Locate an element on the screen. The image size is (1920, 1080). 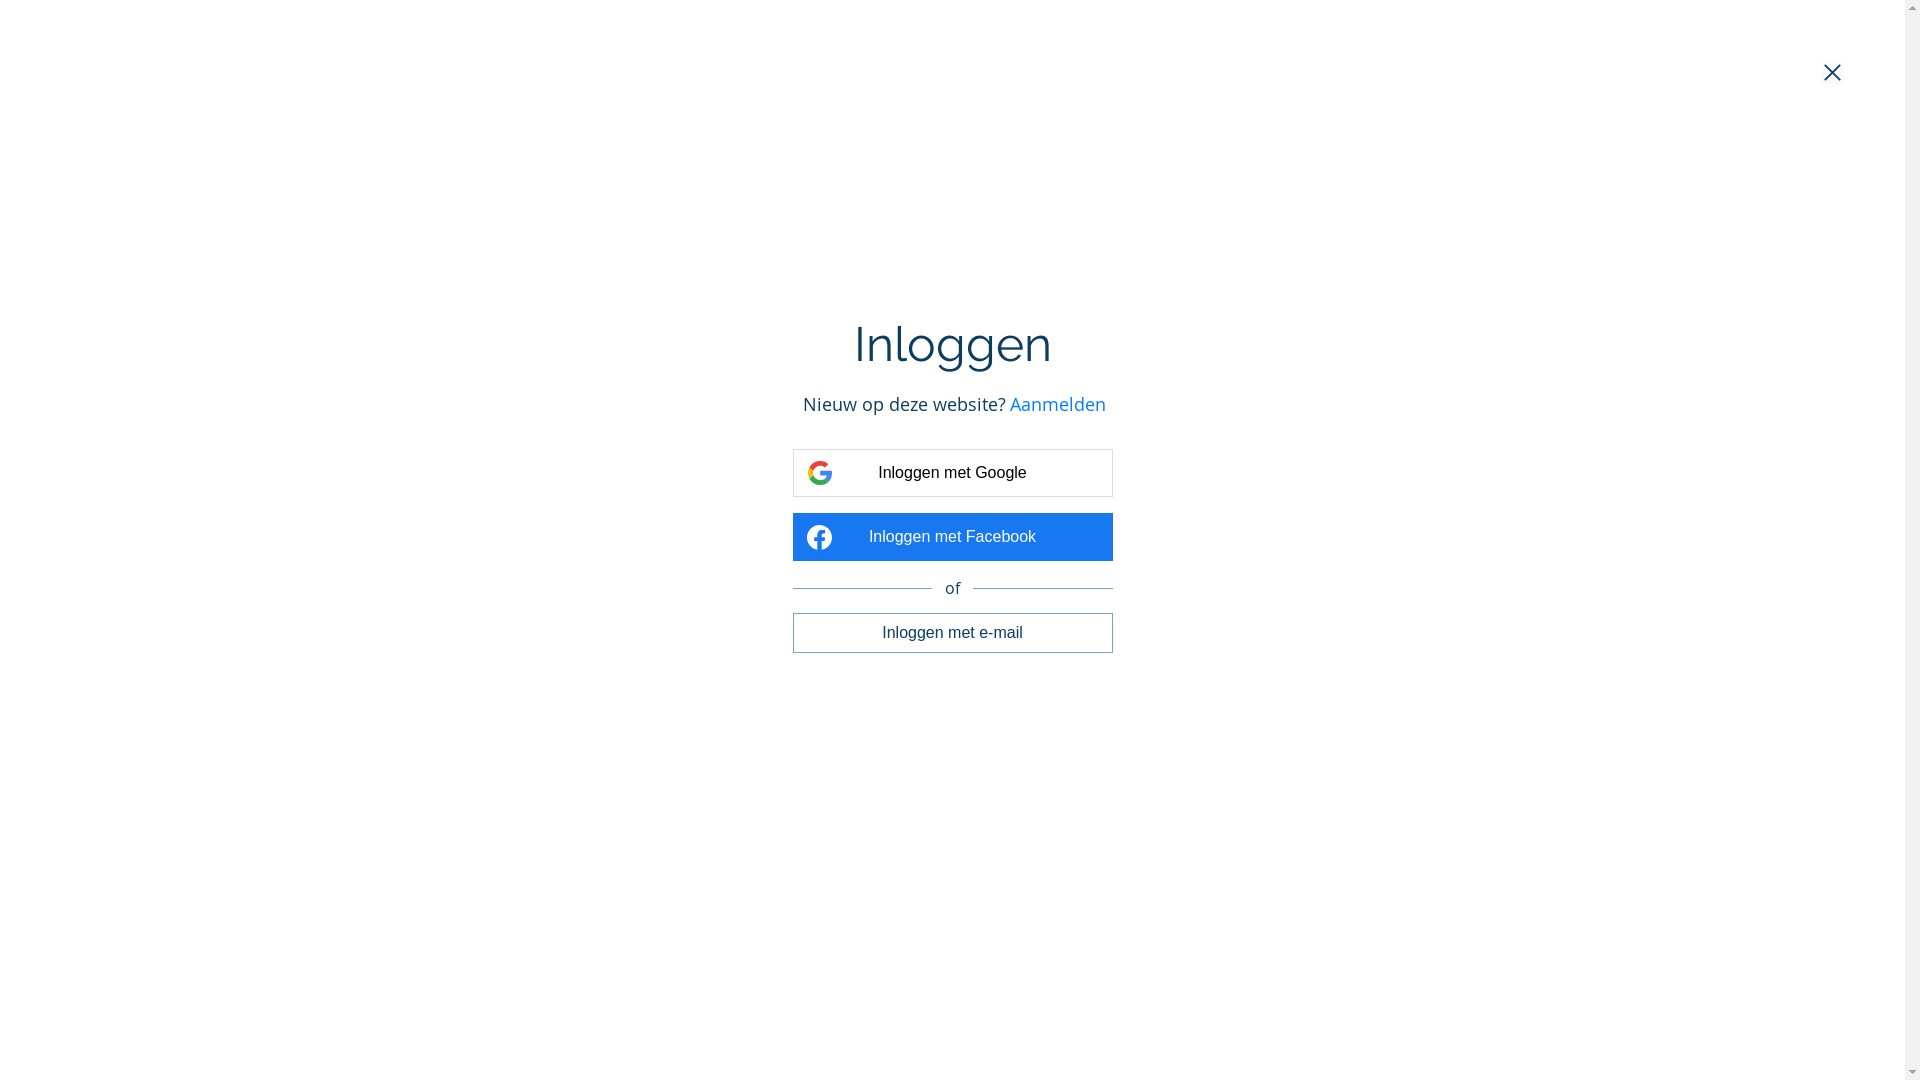
'Aanmelden' is located at coordinates (1056, 404).